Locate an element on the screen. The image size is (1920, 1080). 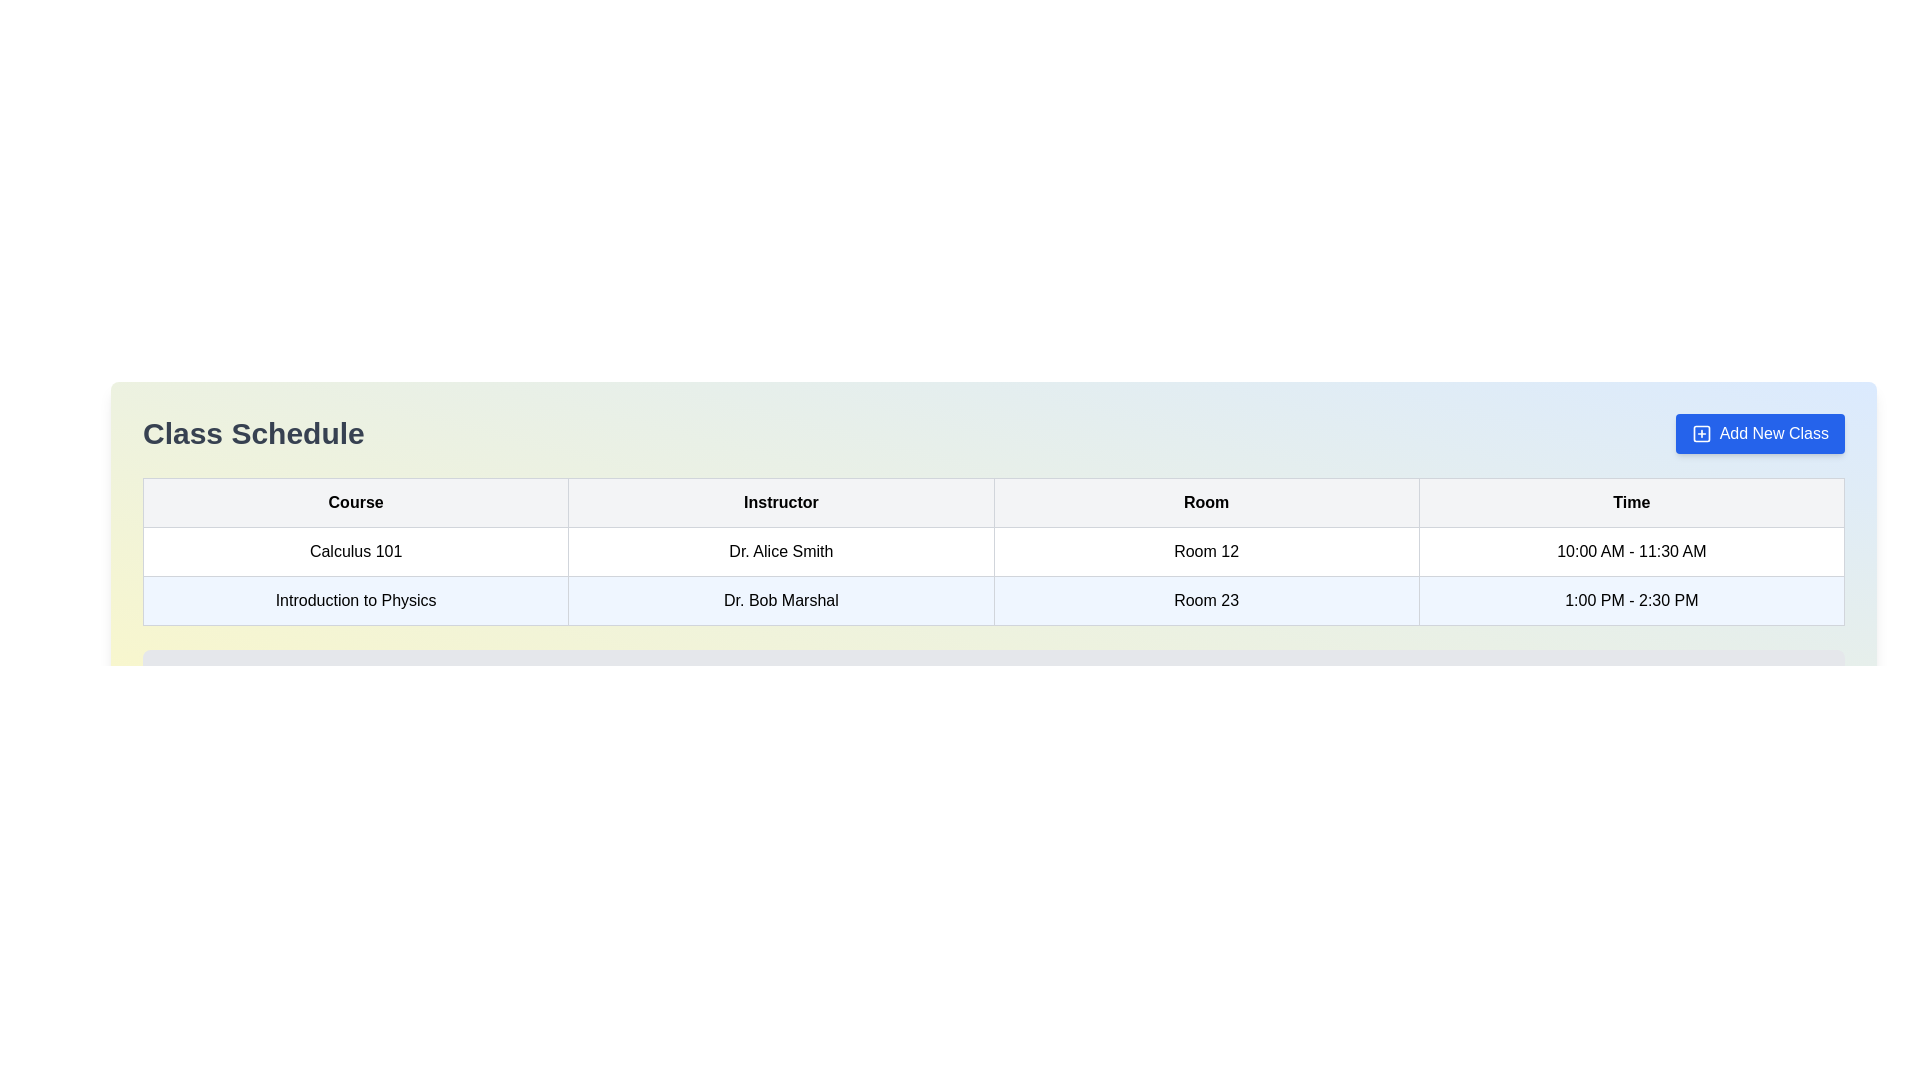
the Text display box that shows '10:00 AM - 11:30 AM' in the 'Time' column for 'Calculus 101' is located at coordinates (1631, 551).